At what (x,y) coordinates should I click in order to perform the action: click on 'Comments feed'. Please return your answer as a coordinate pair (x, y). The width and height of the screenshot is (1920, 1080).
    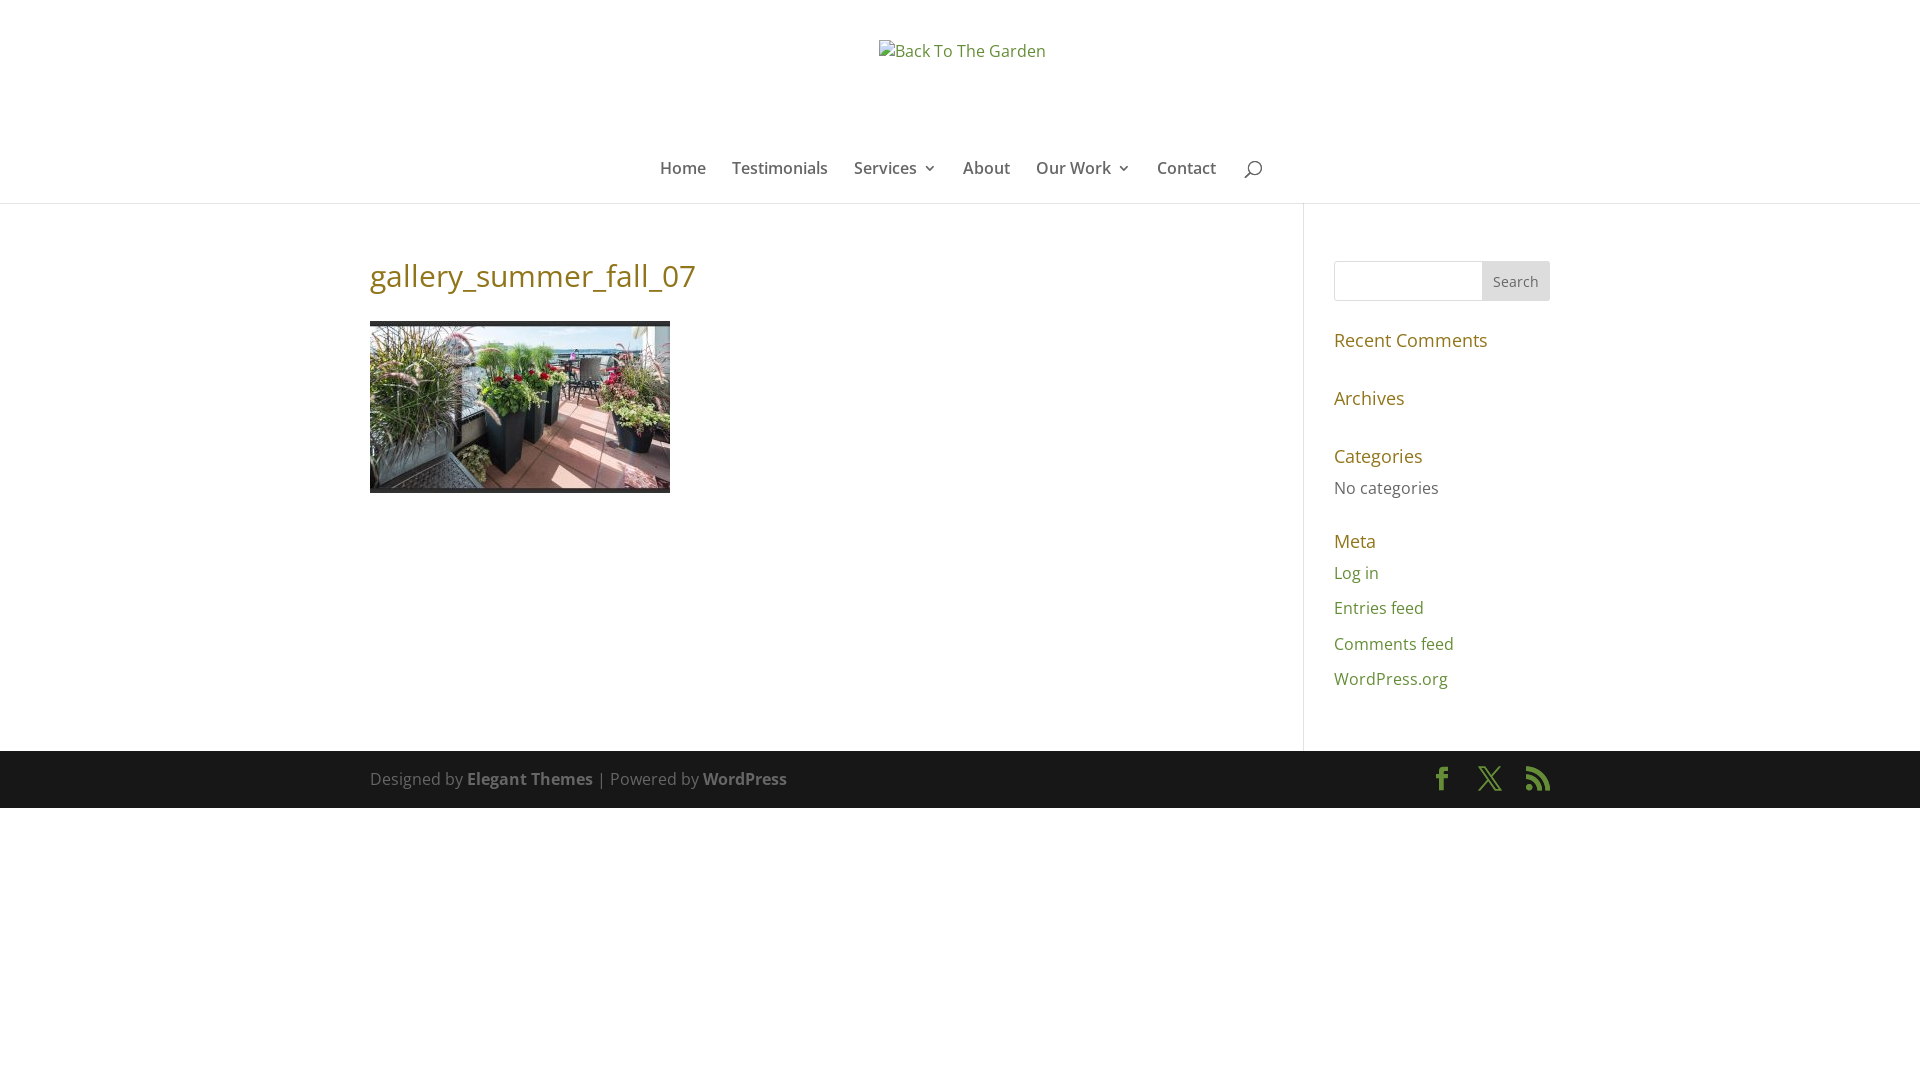
    Looking at the image, I should click on (1392, 644).